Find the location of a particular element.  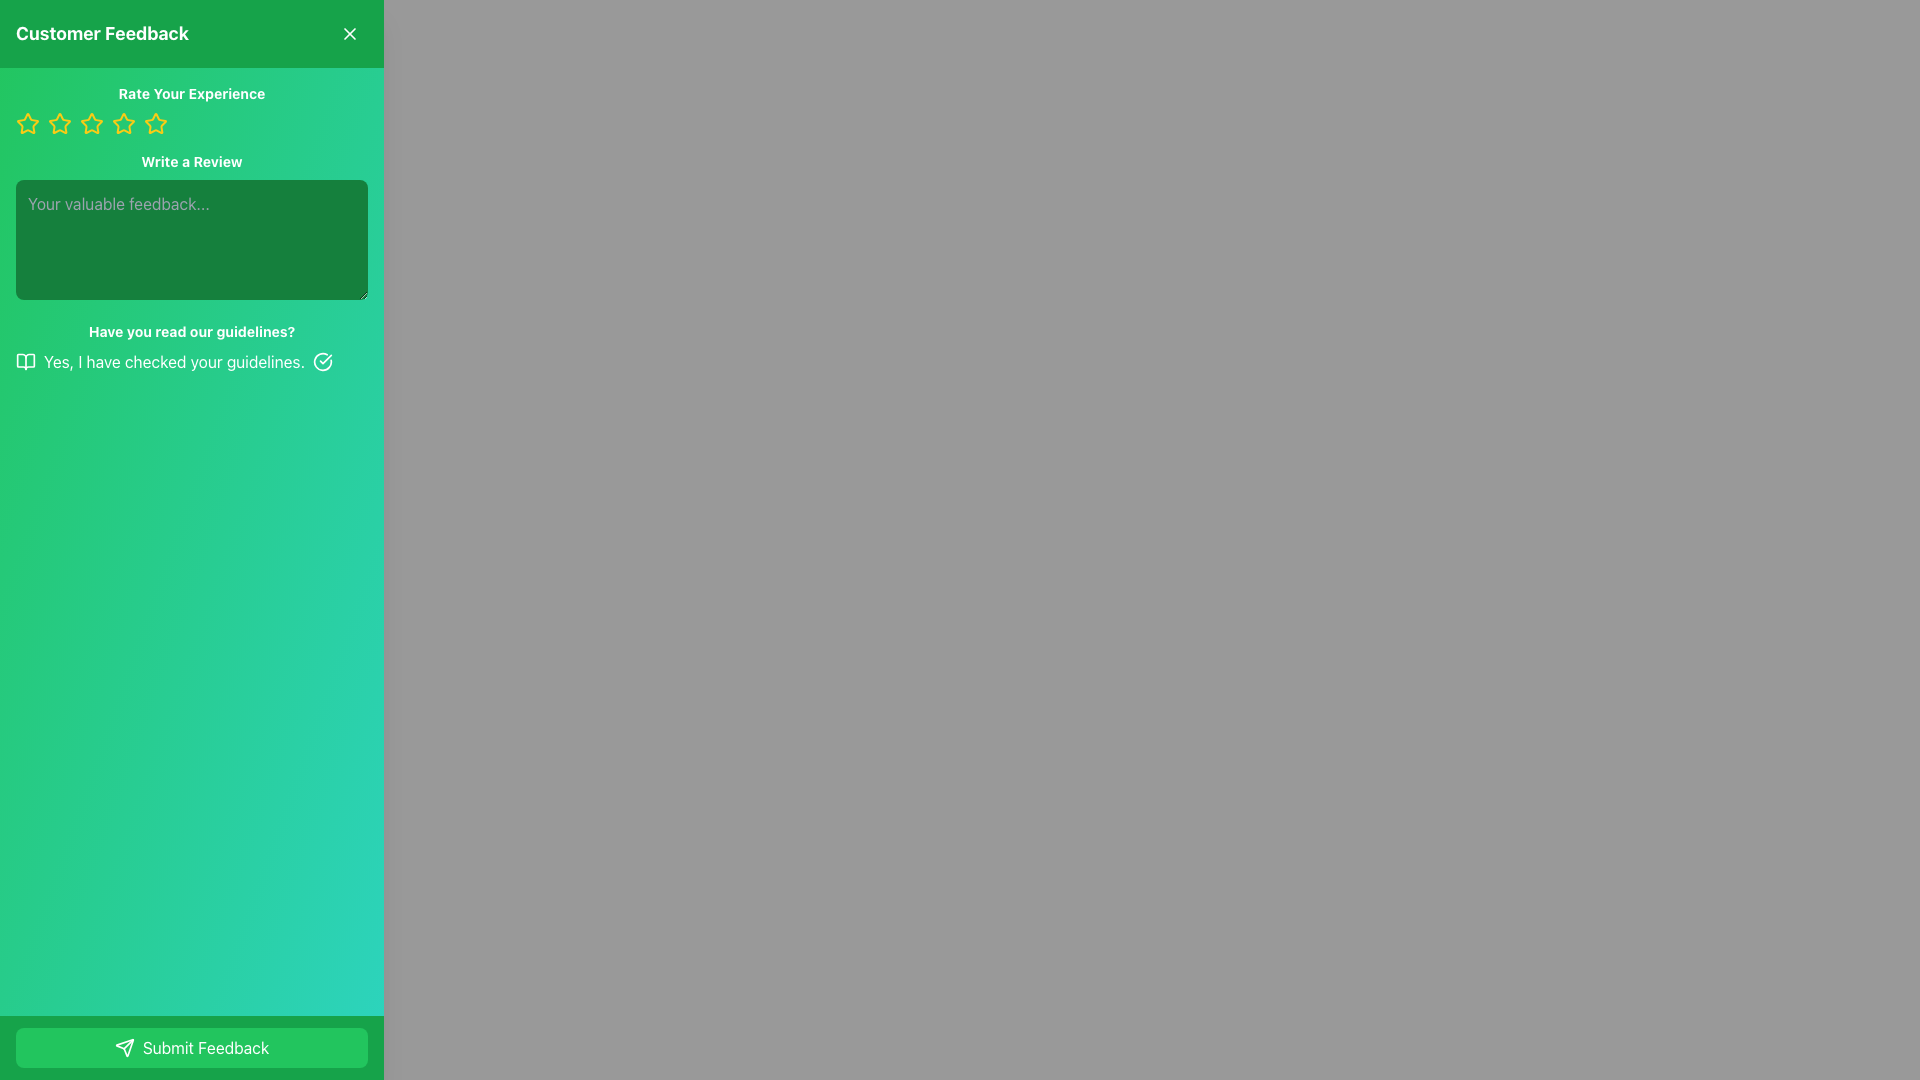

the static text label that says 'Write a Review', which is styled in bold font on a green background, positioned below a row of yellow stars and above a green rounded rectangular input box is located at coordinates (192, 161).